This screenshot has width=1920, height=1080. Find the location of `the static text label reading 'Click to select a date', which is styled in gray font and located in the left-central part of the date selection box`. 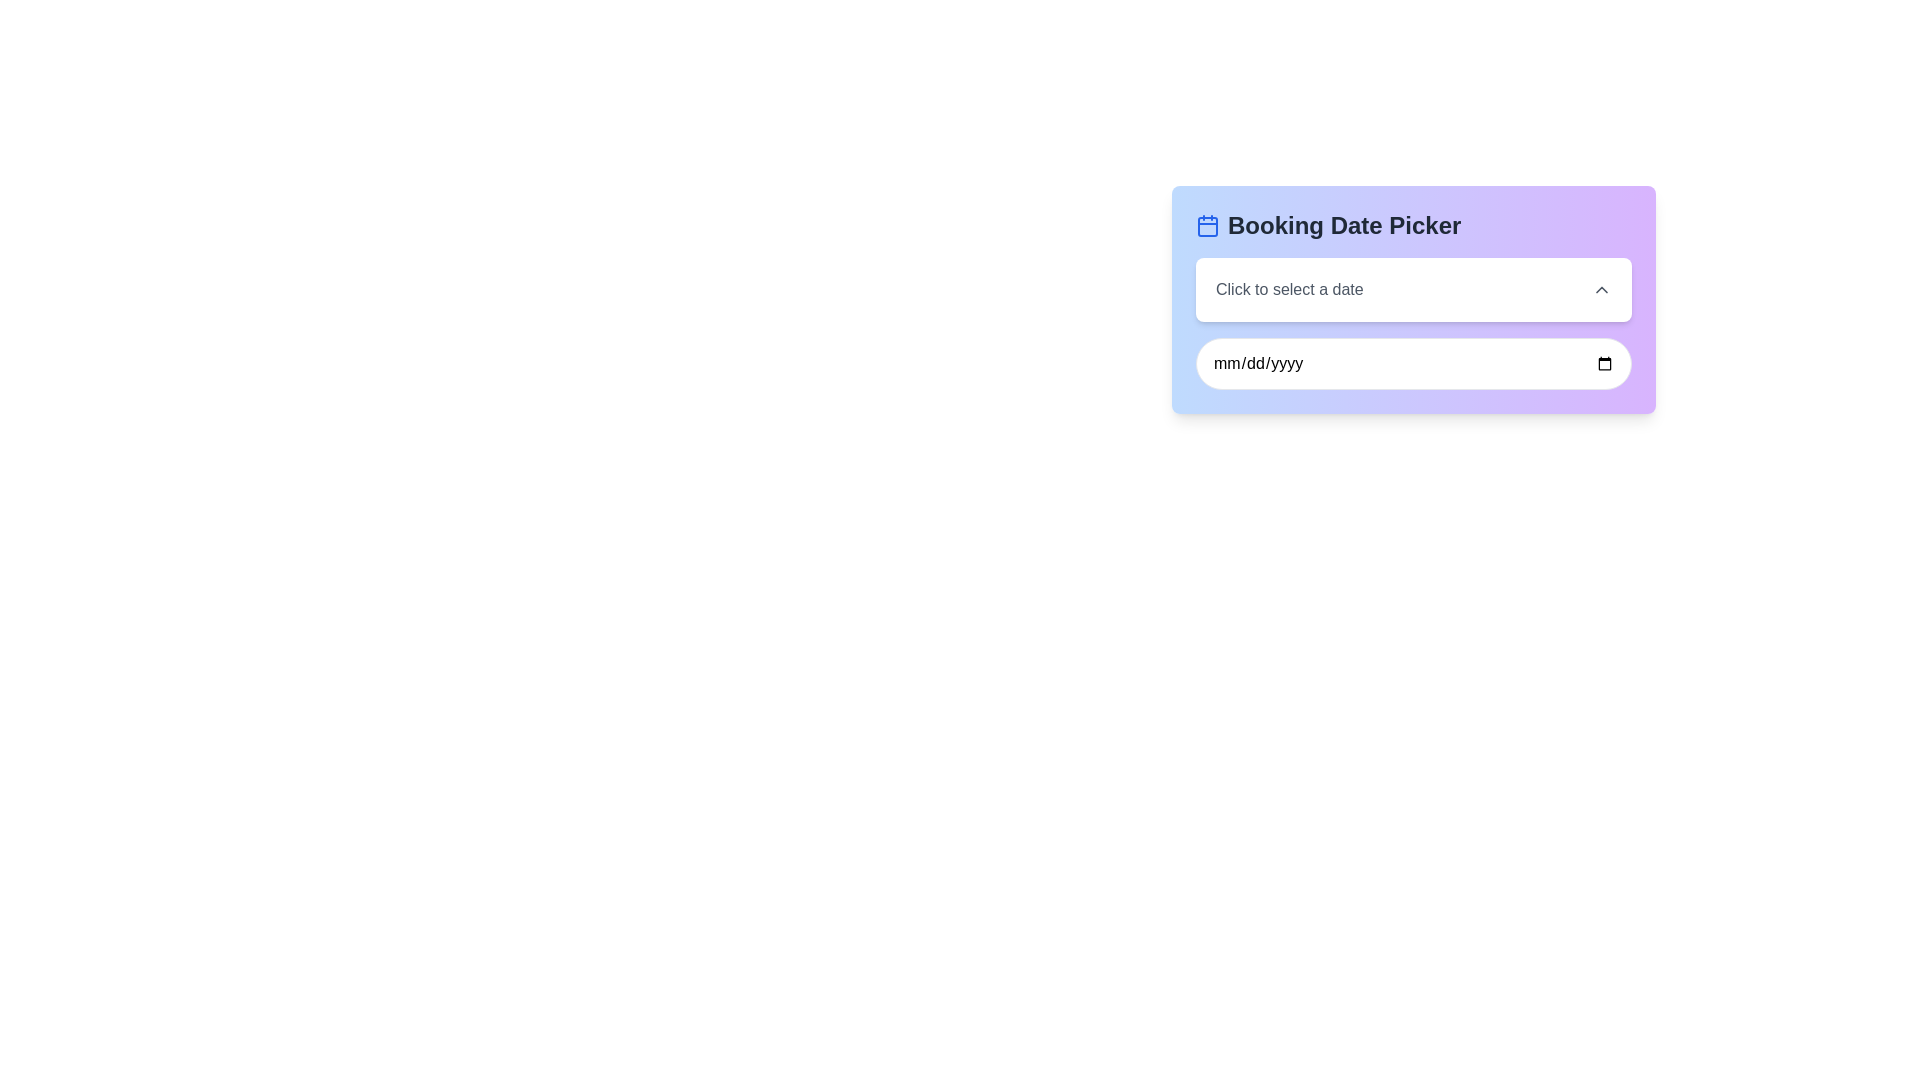

the static text label reading 'Click to select a date', which is styled in gray font and located in the left-central part of the date selection box is located at coordinates (1289, 289).